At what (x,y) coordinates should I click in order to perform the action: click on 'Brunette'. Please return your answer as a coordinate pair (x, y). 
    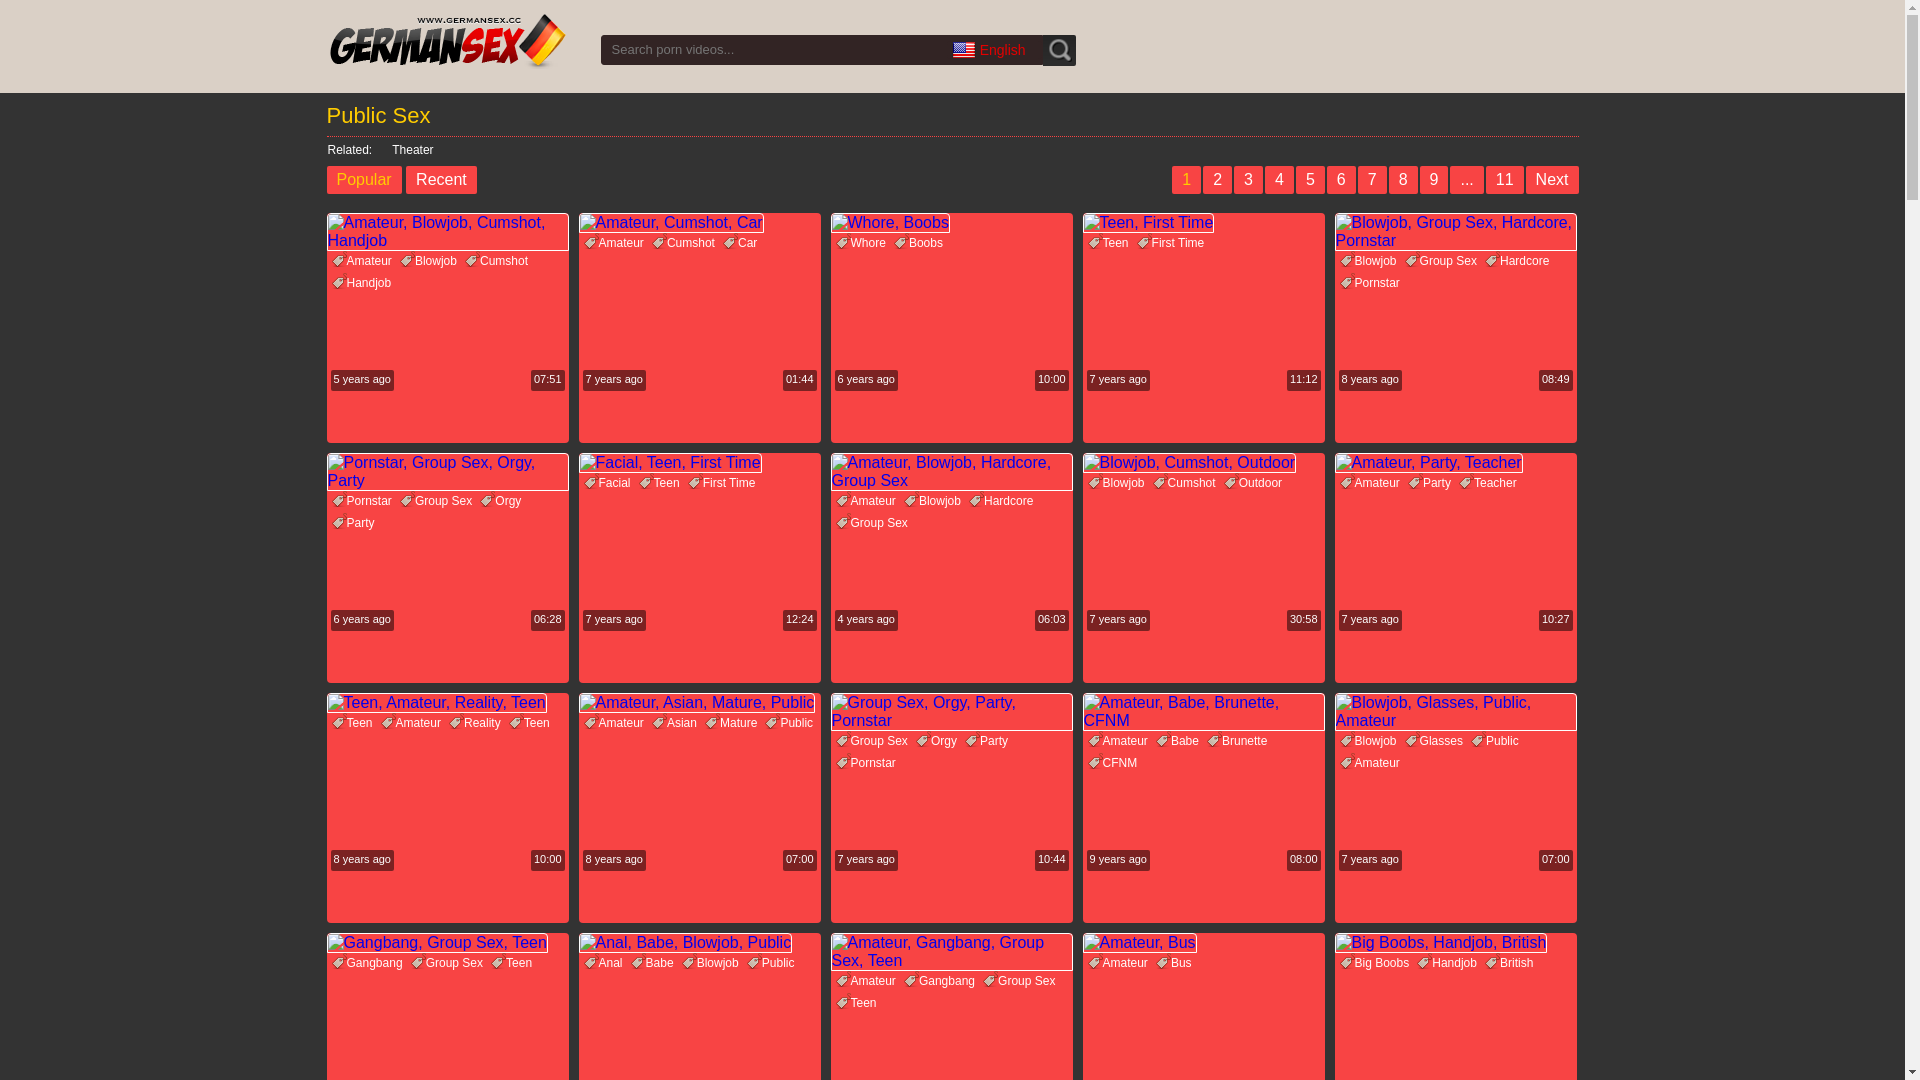
    Looking at the image, I should click on (1238, 740).